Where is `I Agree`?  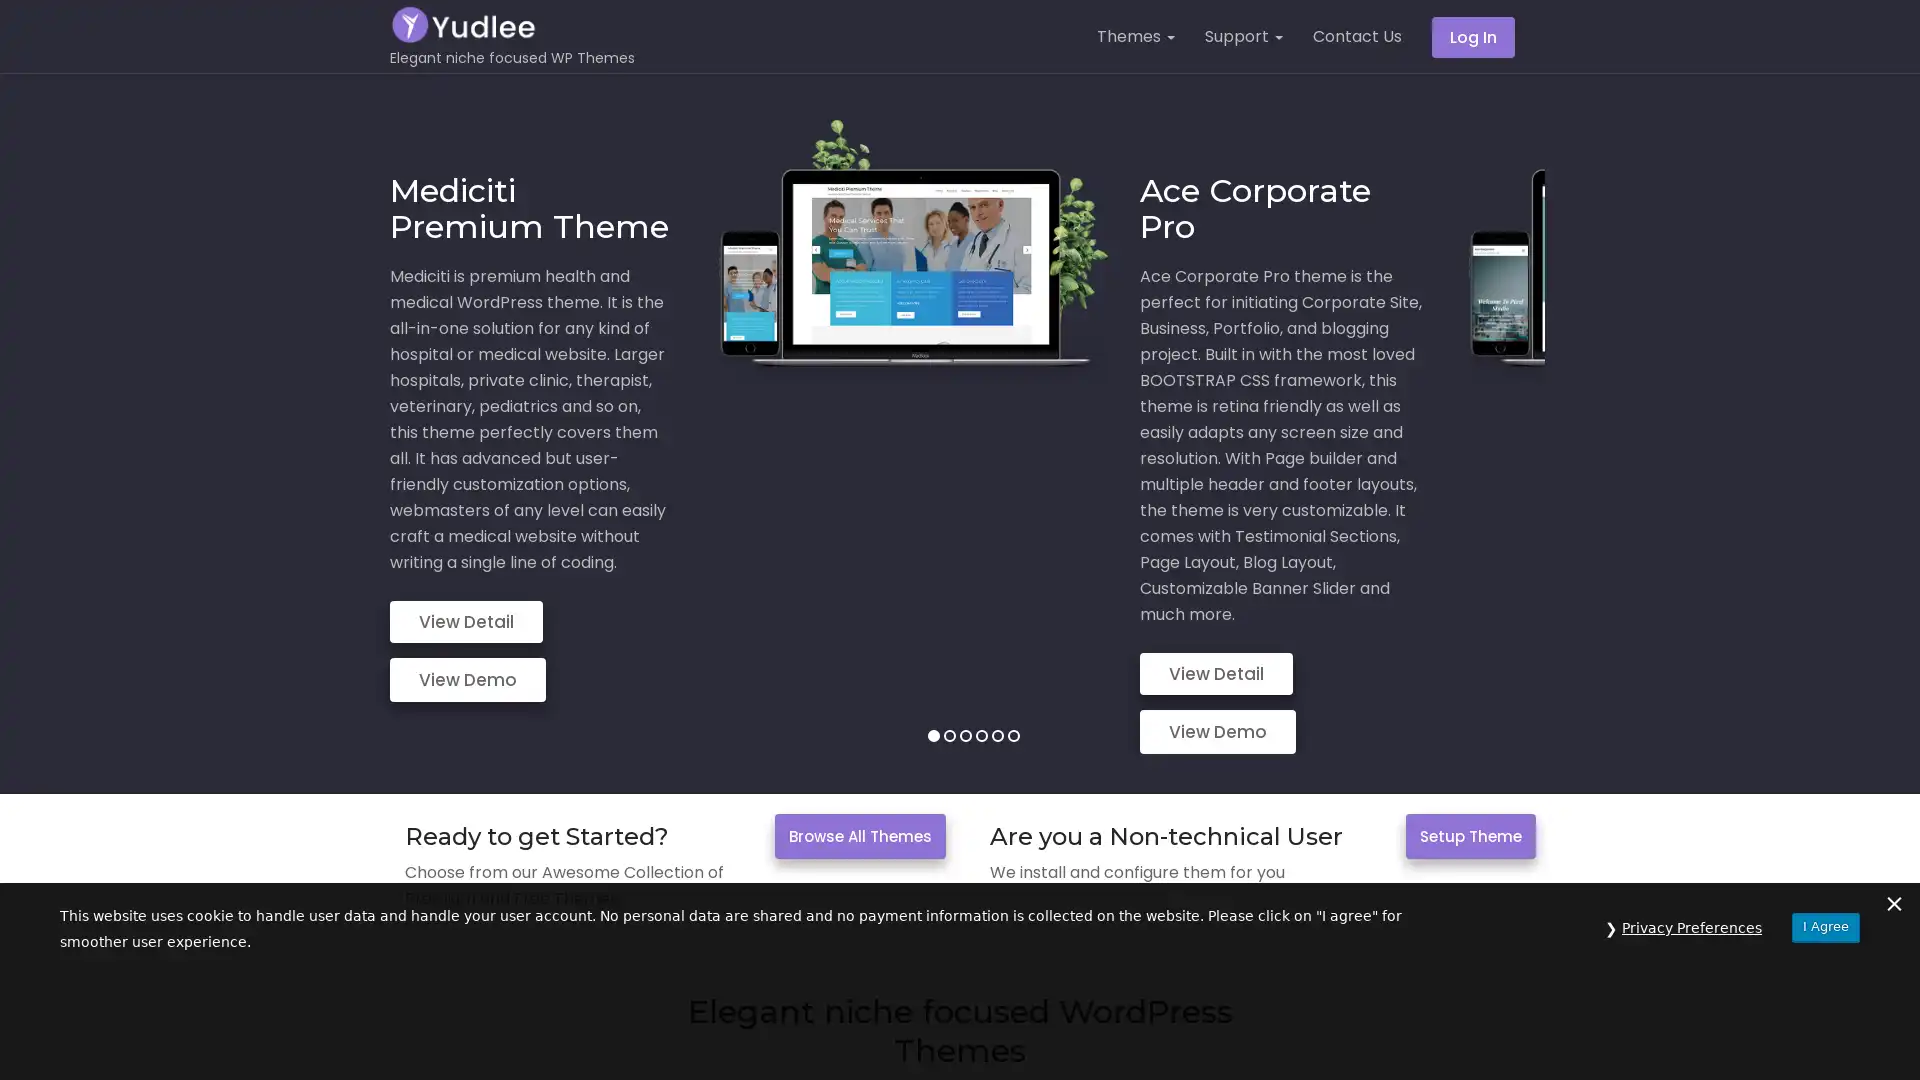 I Agree is located at coordinates (1825, 1032).